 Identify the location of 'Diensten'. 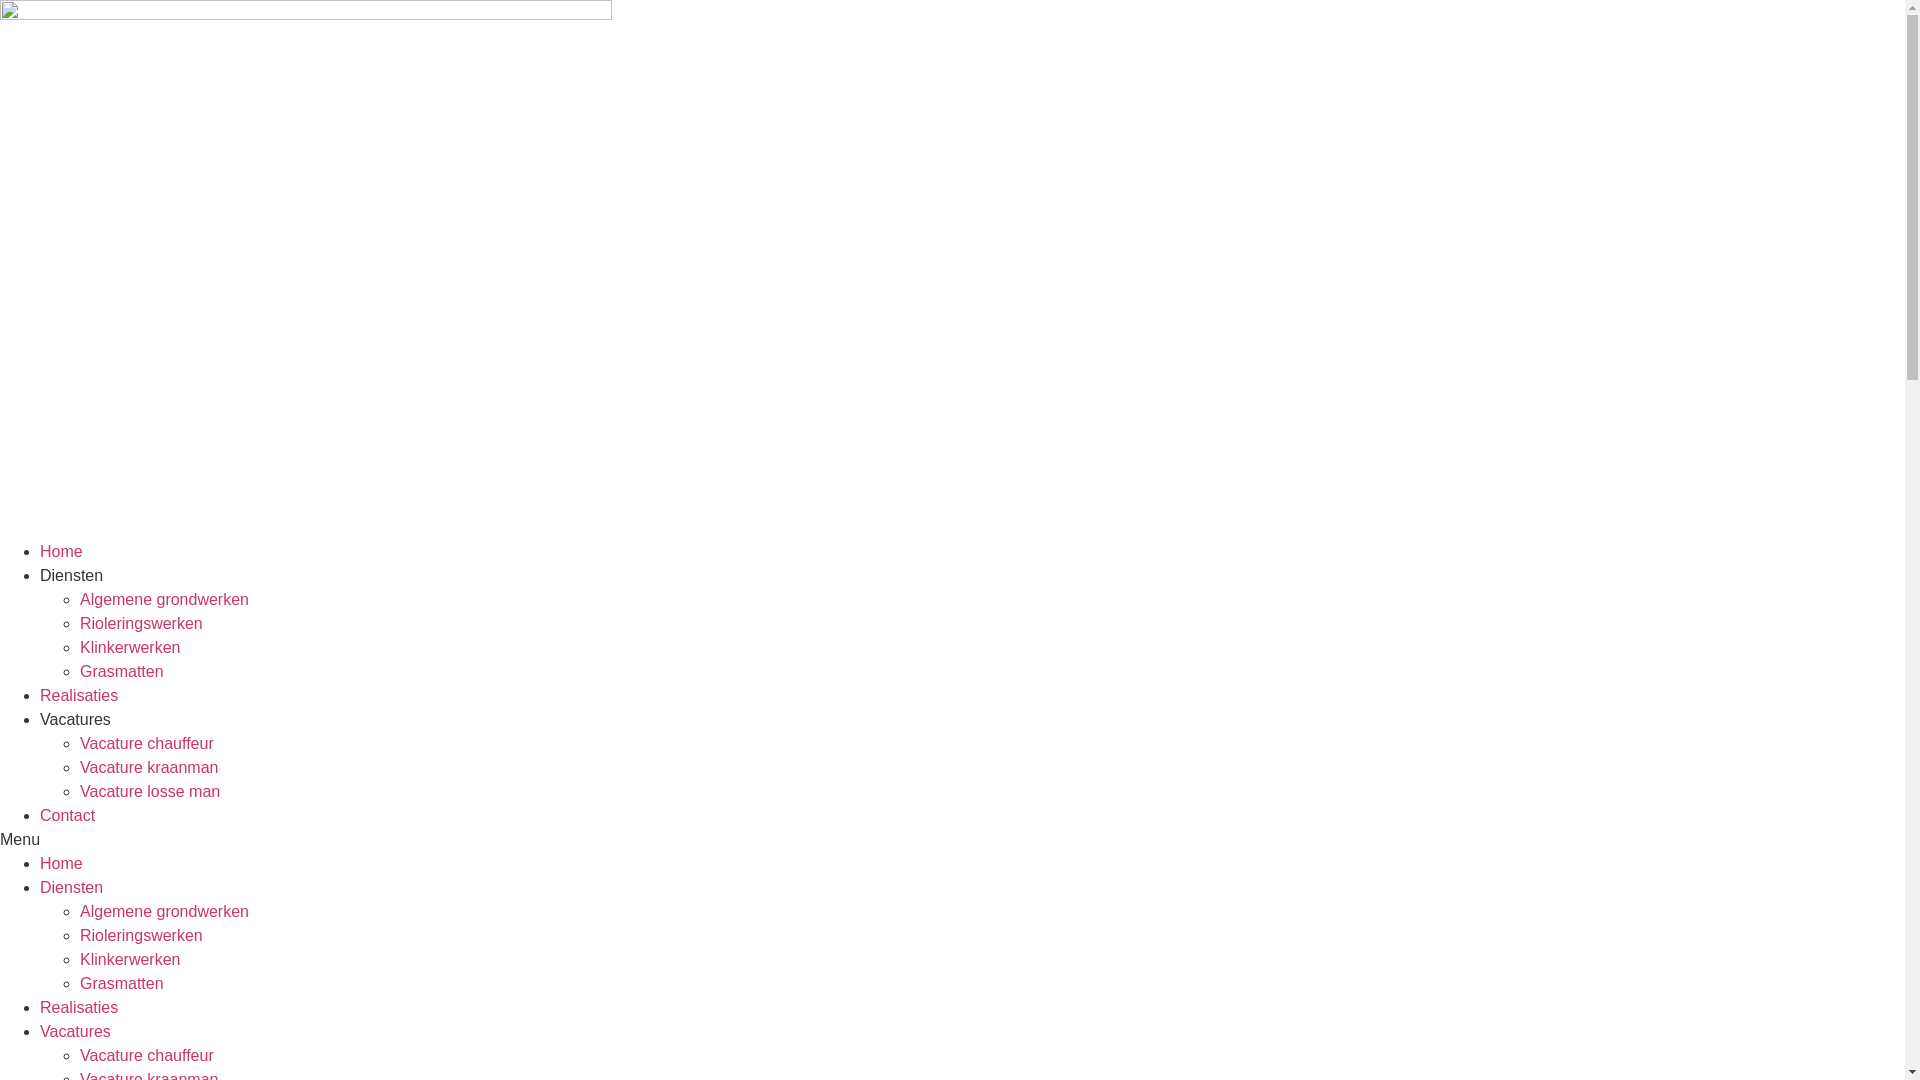
(71, 886).